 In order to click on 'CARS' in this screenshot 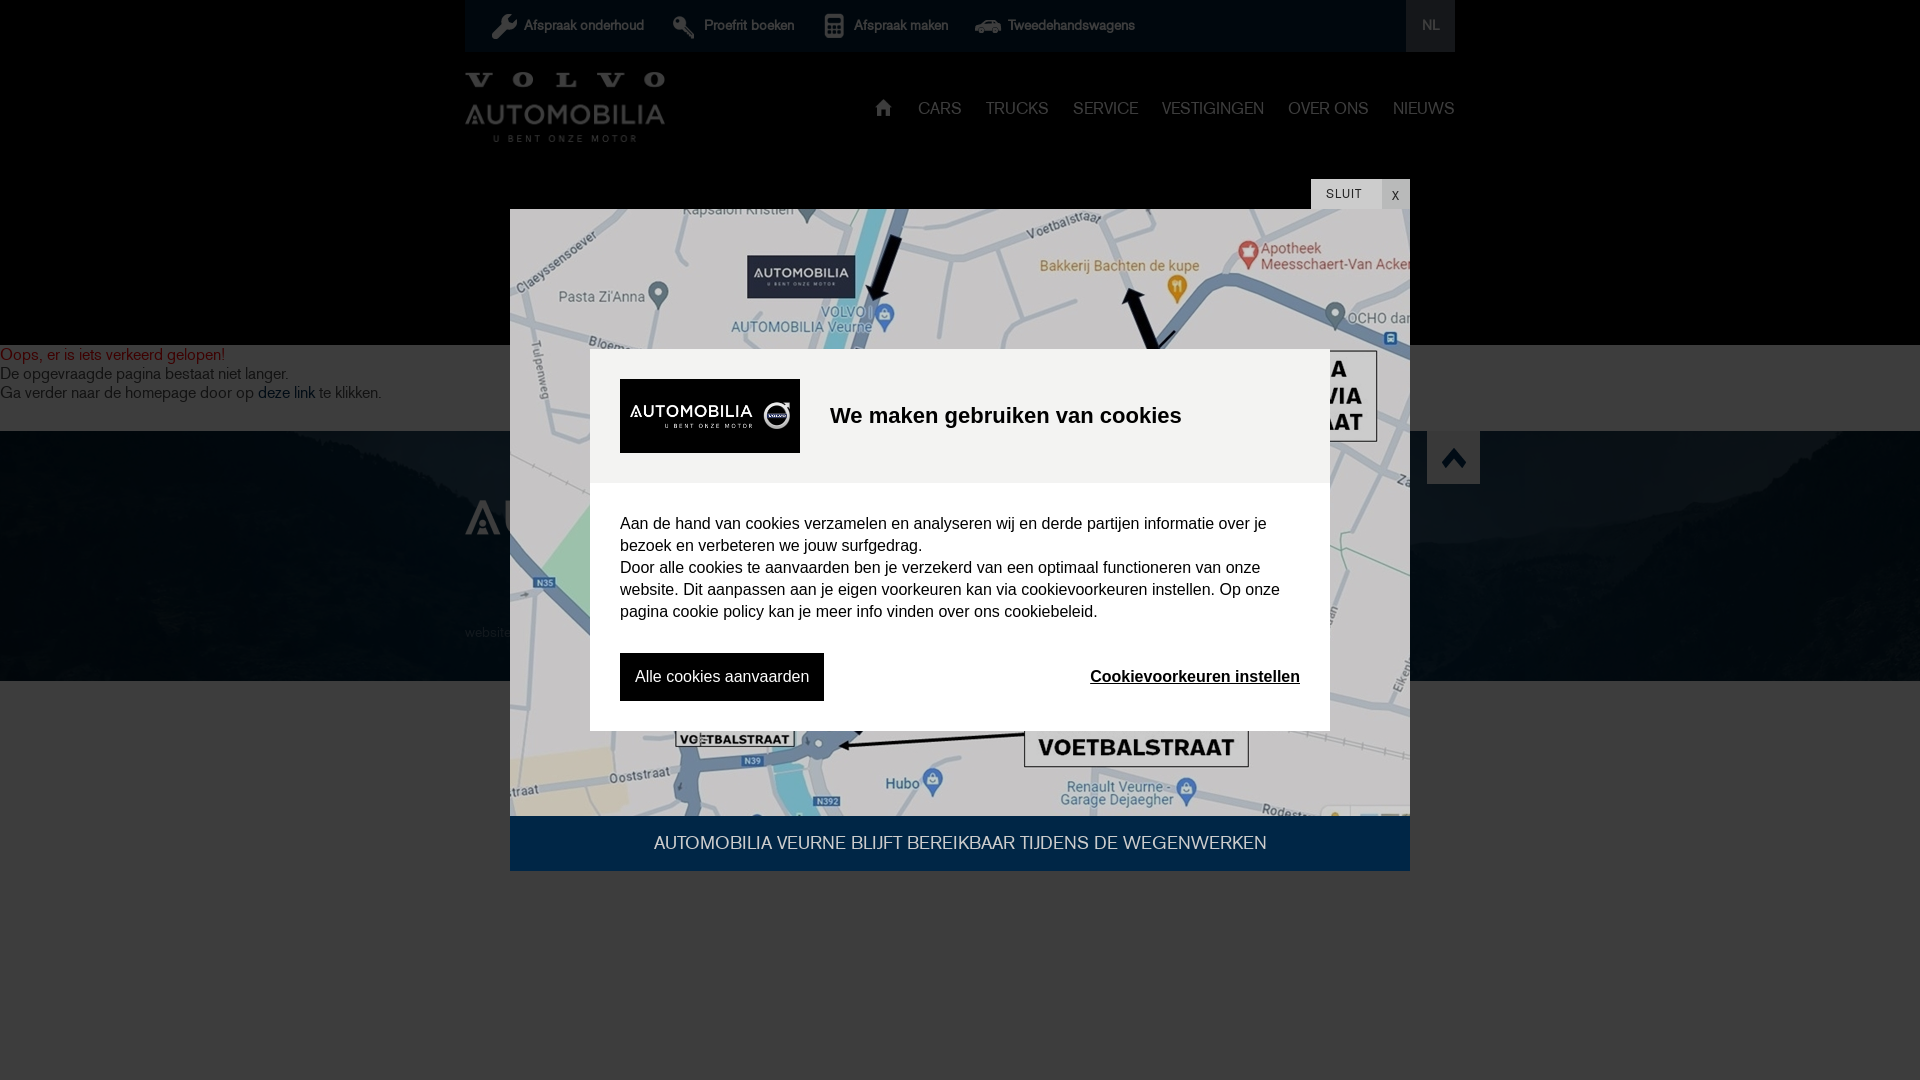, I will do `click(939, 112)`.